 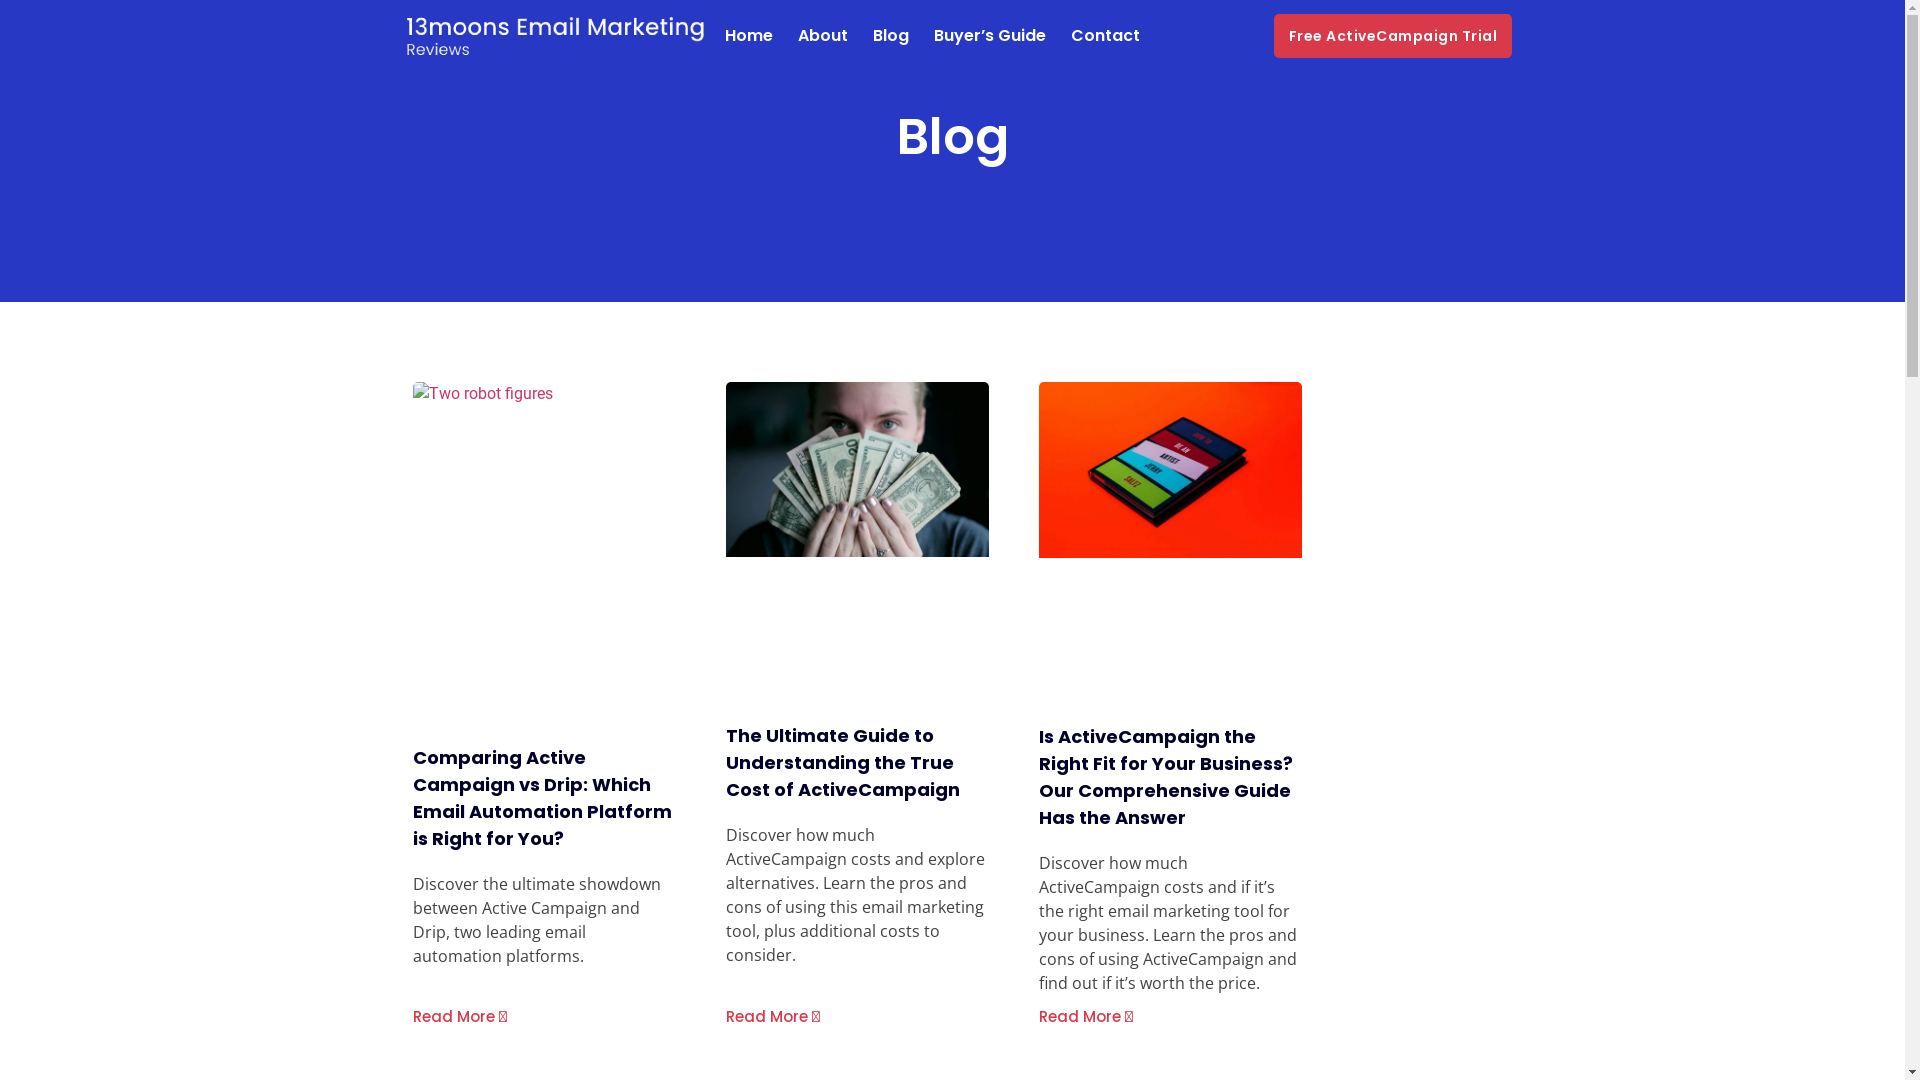 I want to click on 'About', so click(x=822, y=35).